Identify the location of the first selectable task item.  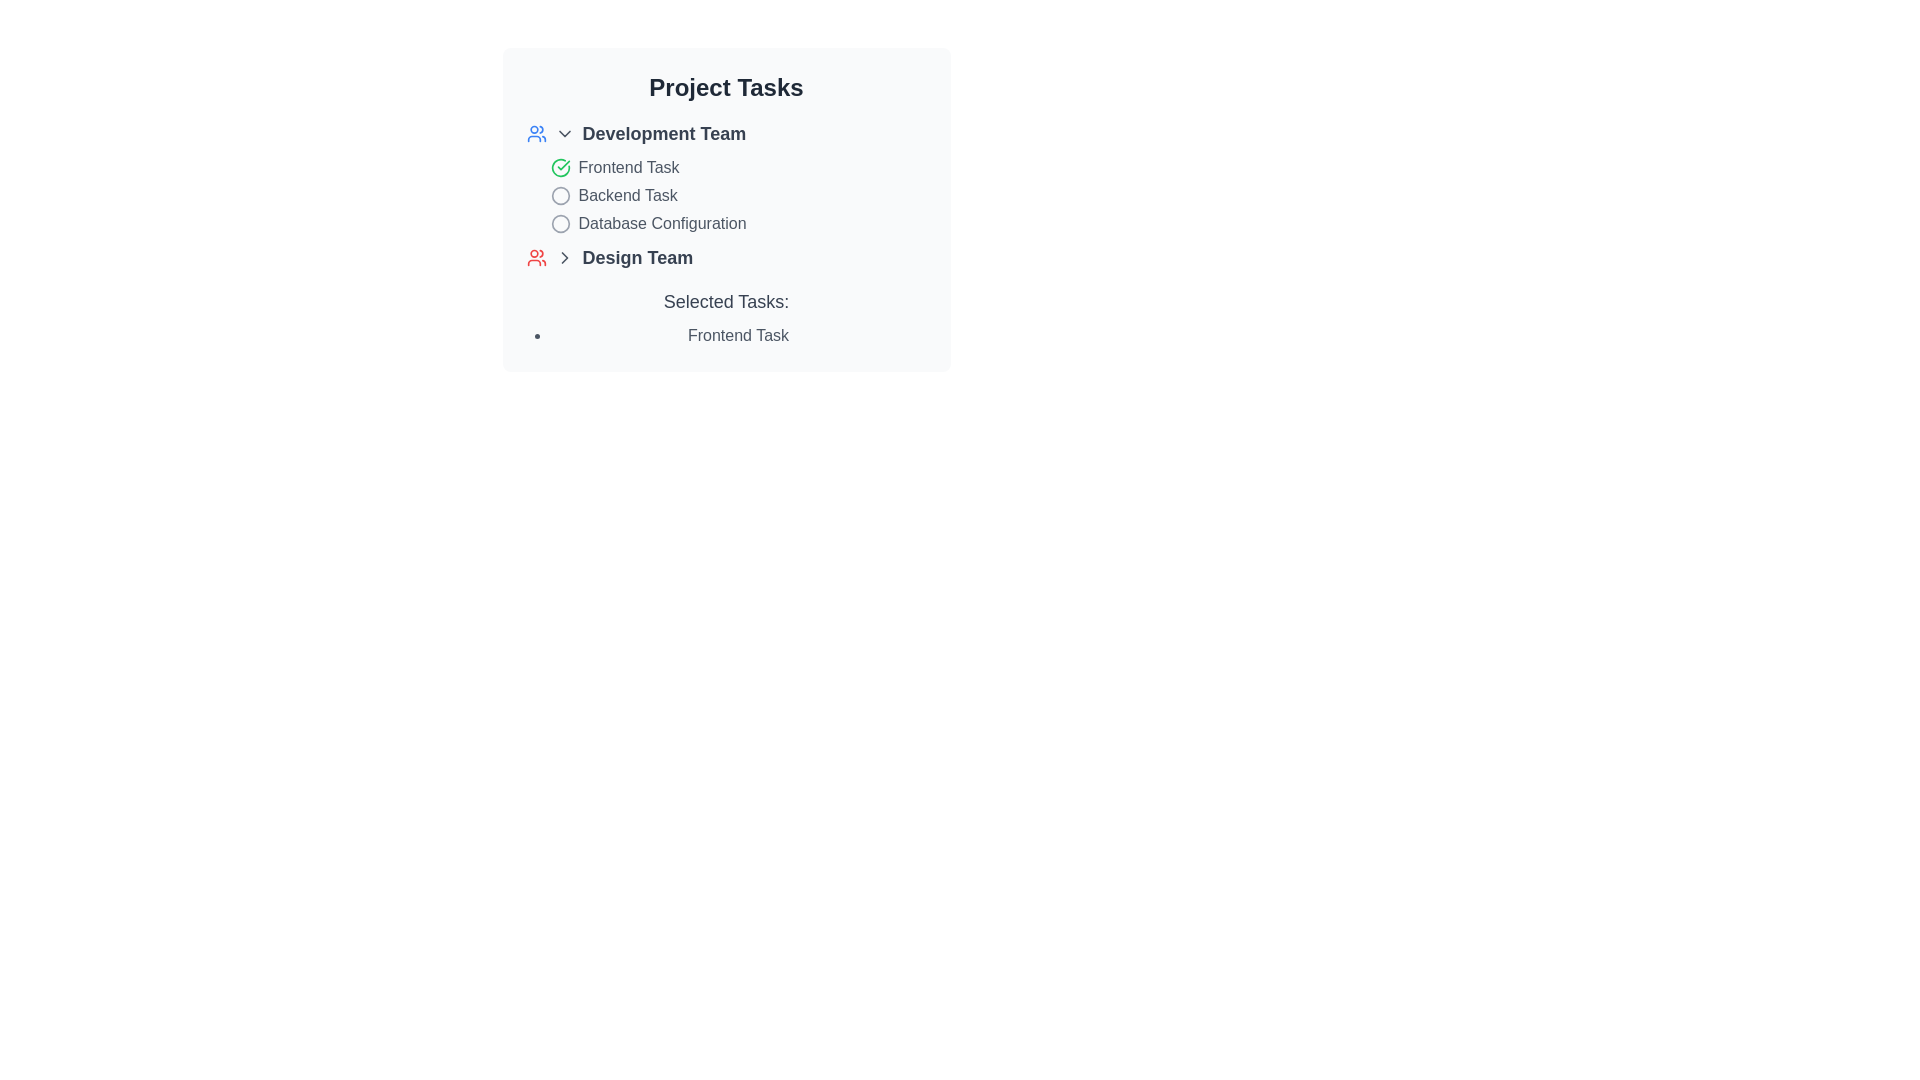
(725, 167).